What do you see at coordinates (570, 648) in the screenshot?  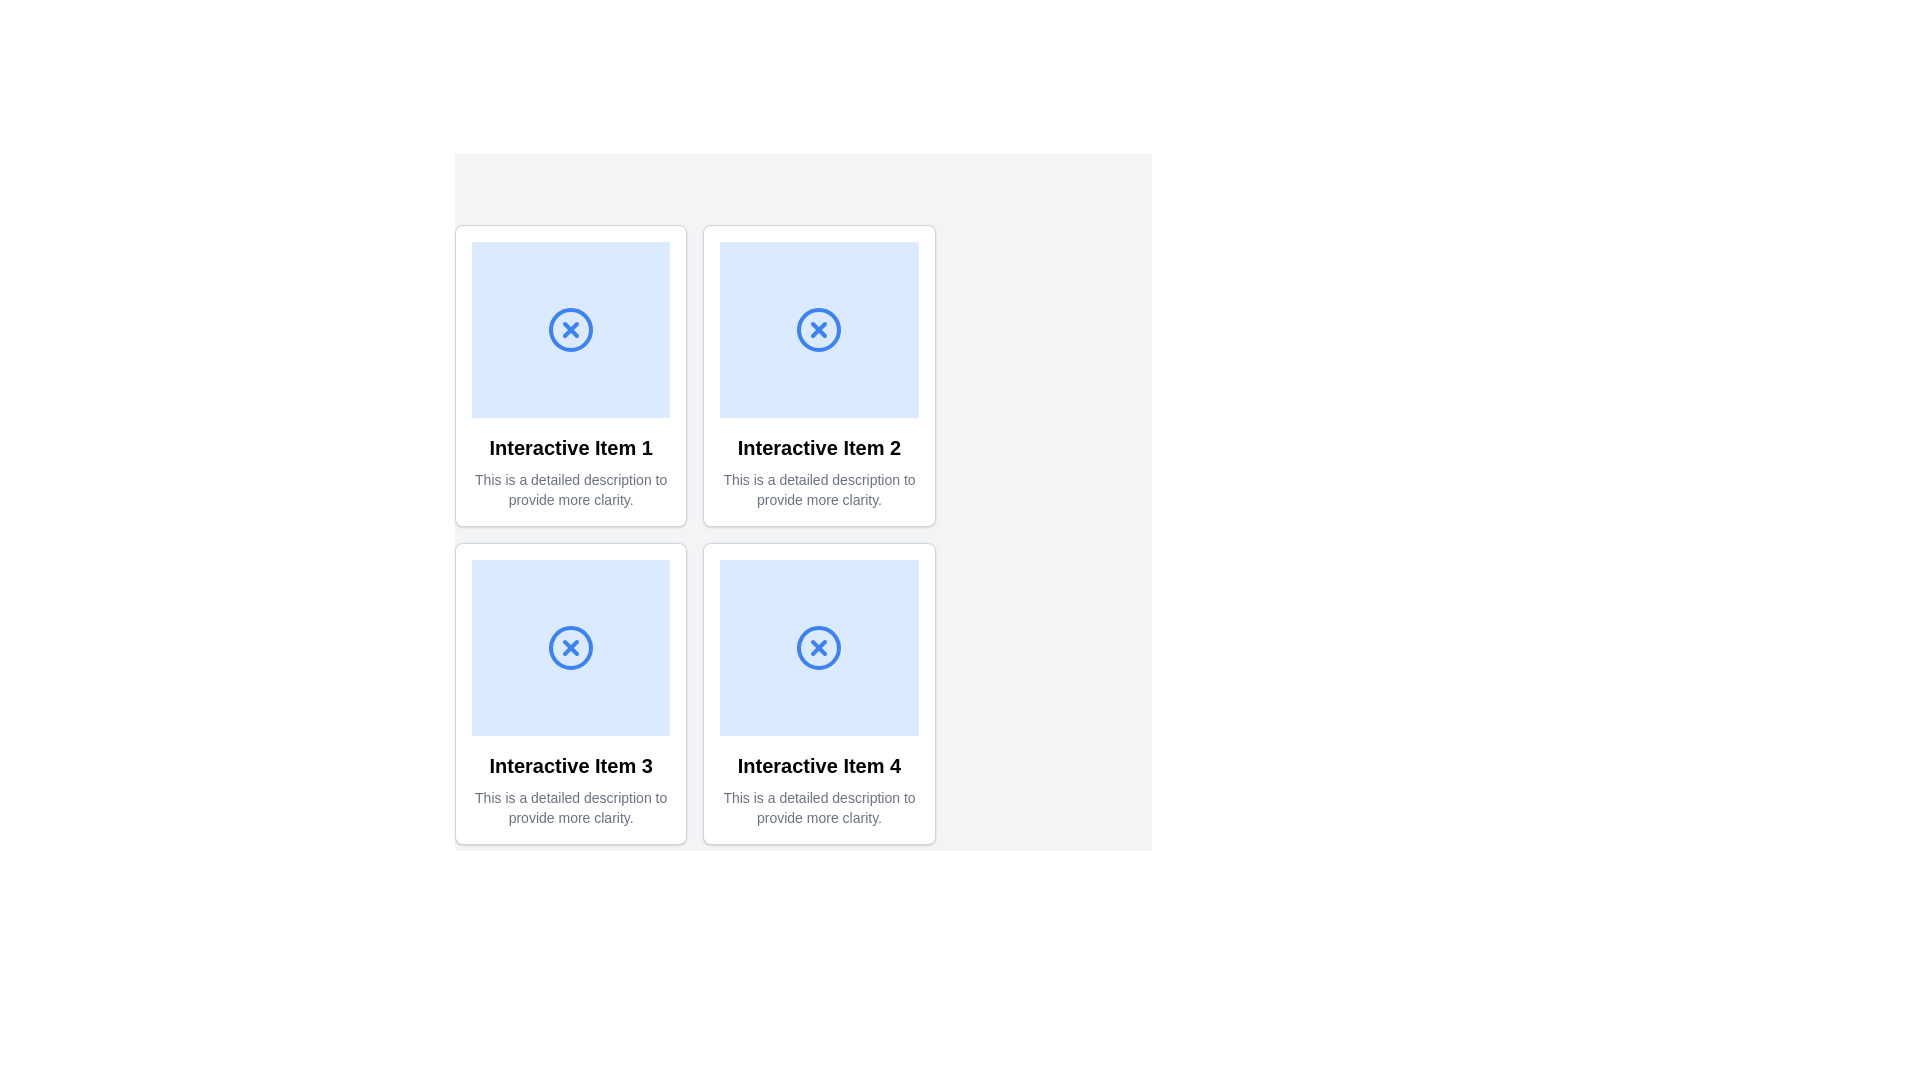 I see `the circular outline with a cross ('X') icon in the center, which is part of the 'Interactive Item 3' card located in the top row of the grid` at bounding box center [570, 648].